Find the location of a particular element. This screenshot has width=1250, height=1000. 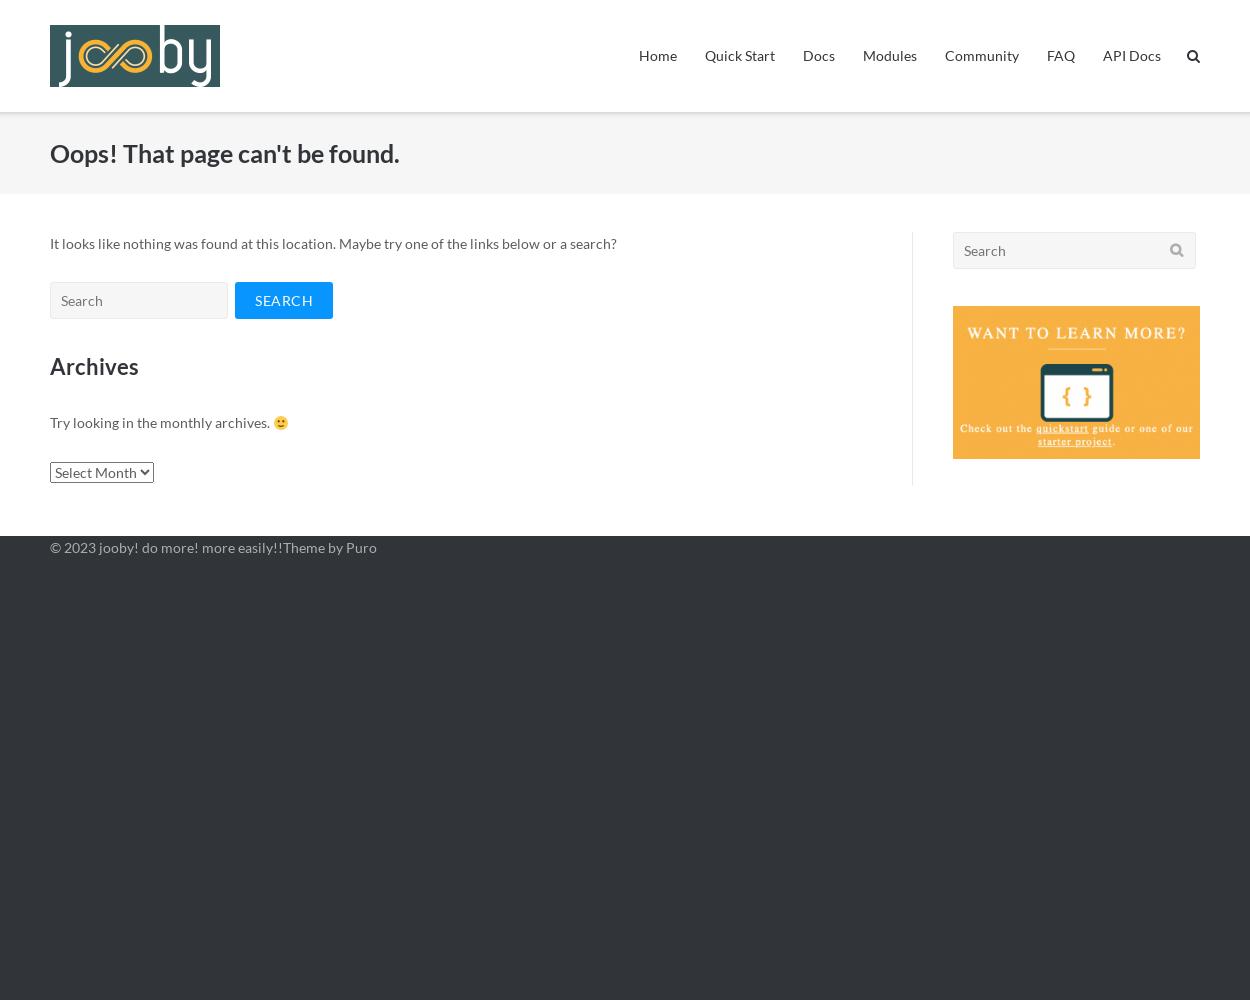

'API Docs' is located at coordinates (1132, 55).